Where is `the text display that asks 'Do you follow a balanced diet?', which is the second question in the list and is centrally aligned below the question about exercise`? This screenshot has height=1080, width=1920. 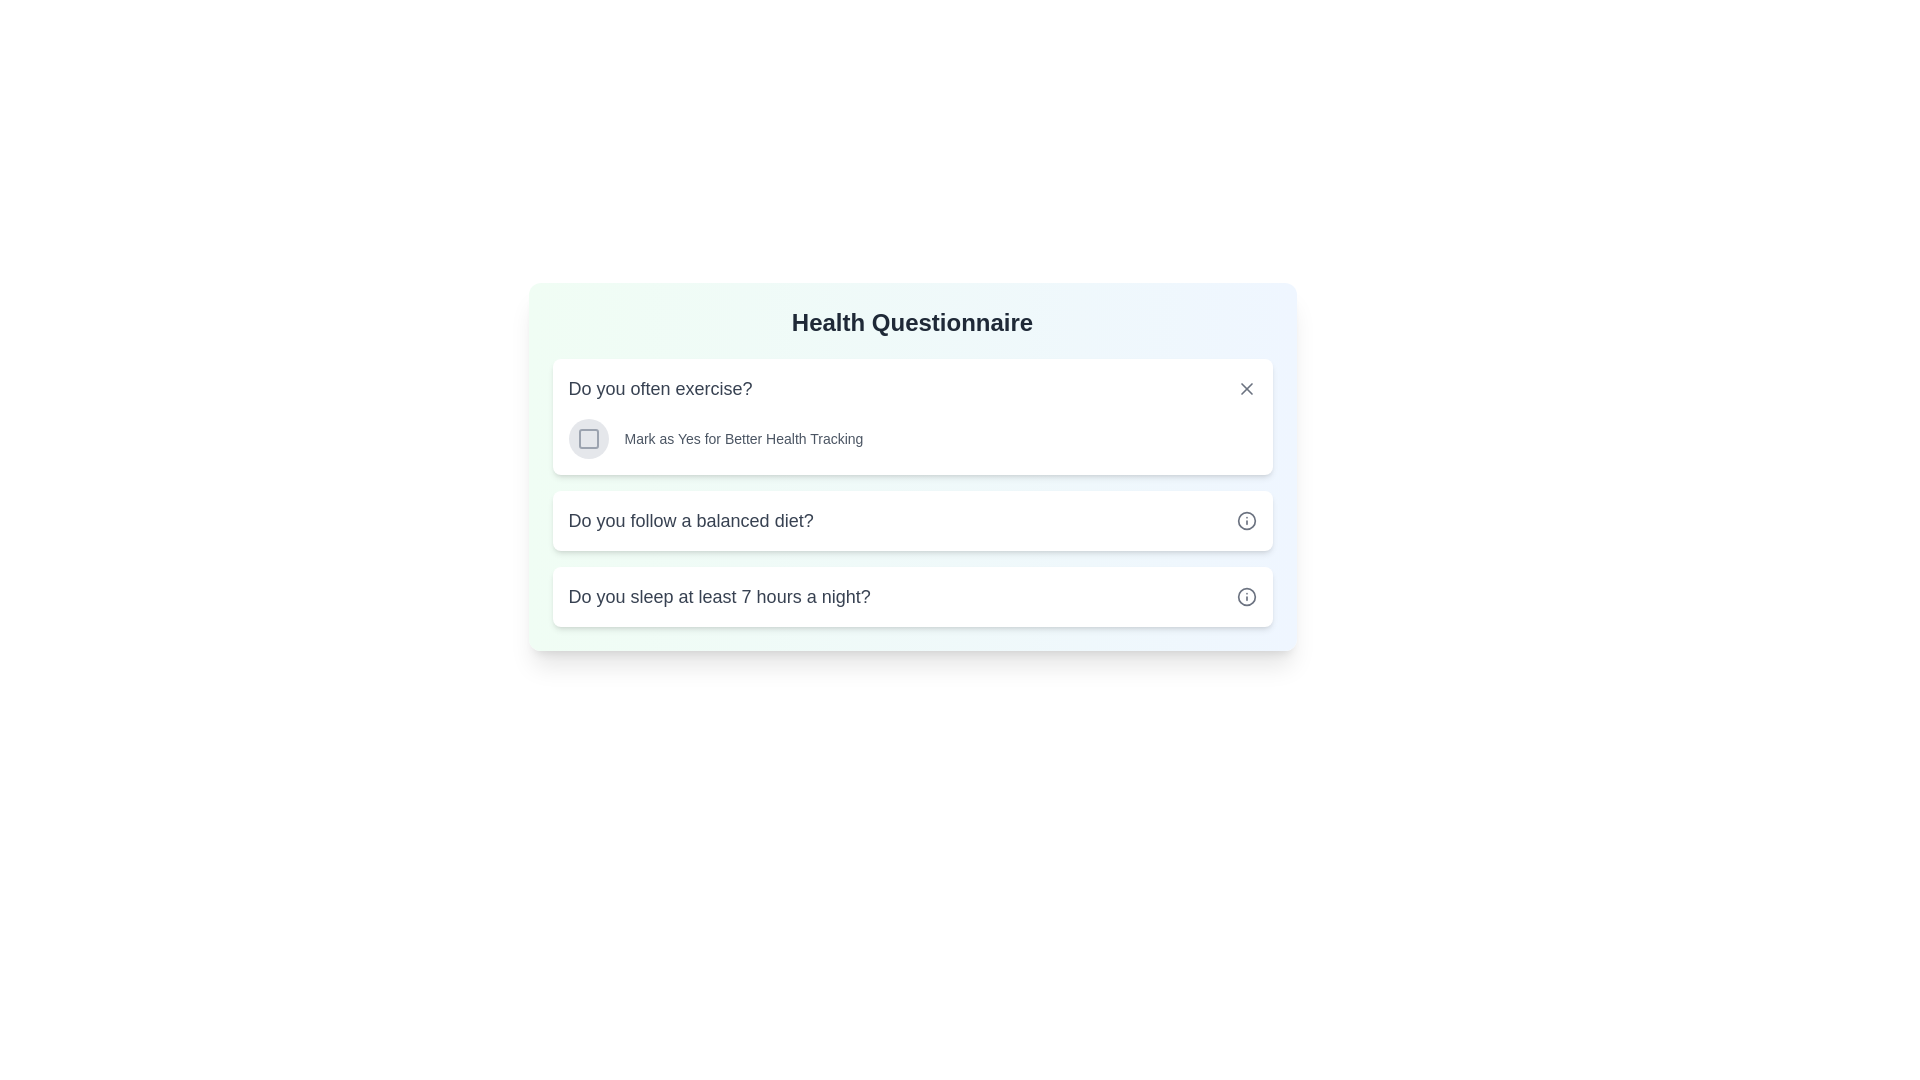 the text display that asks 'Do you follow a balanced diet?', which is the second question in the list and is centrally aligned below the question about exercise is located at coordinates (691, 519).